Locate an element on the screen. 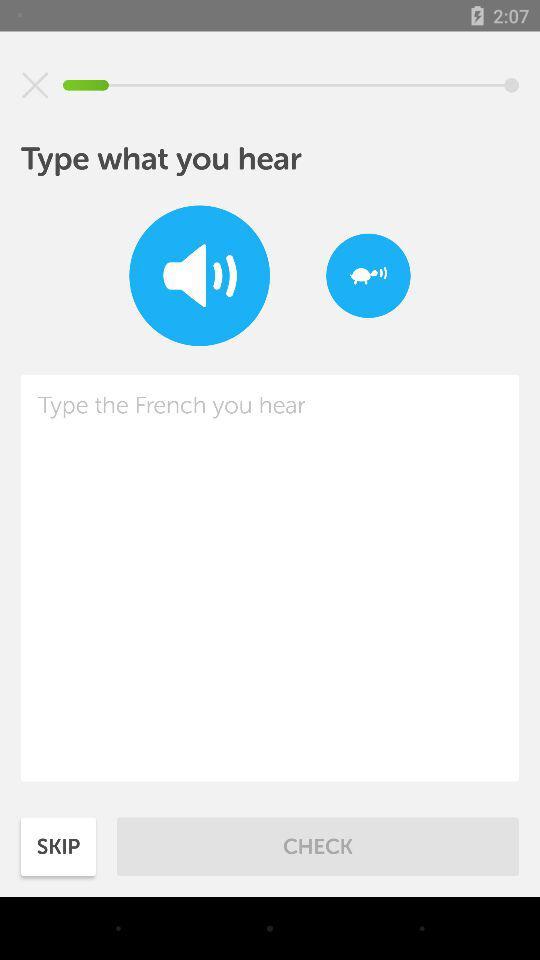 Image resolution: width=540 pixels, height=960 pixels. item above type what you icon is located at coordinates (35, 85).